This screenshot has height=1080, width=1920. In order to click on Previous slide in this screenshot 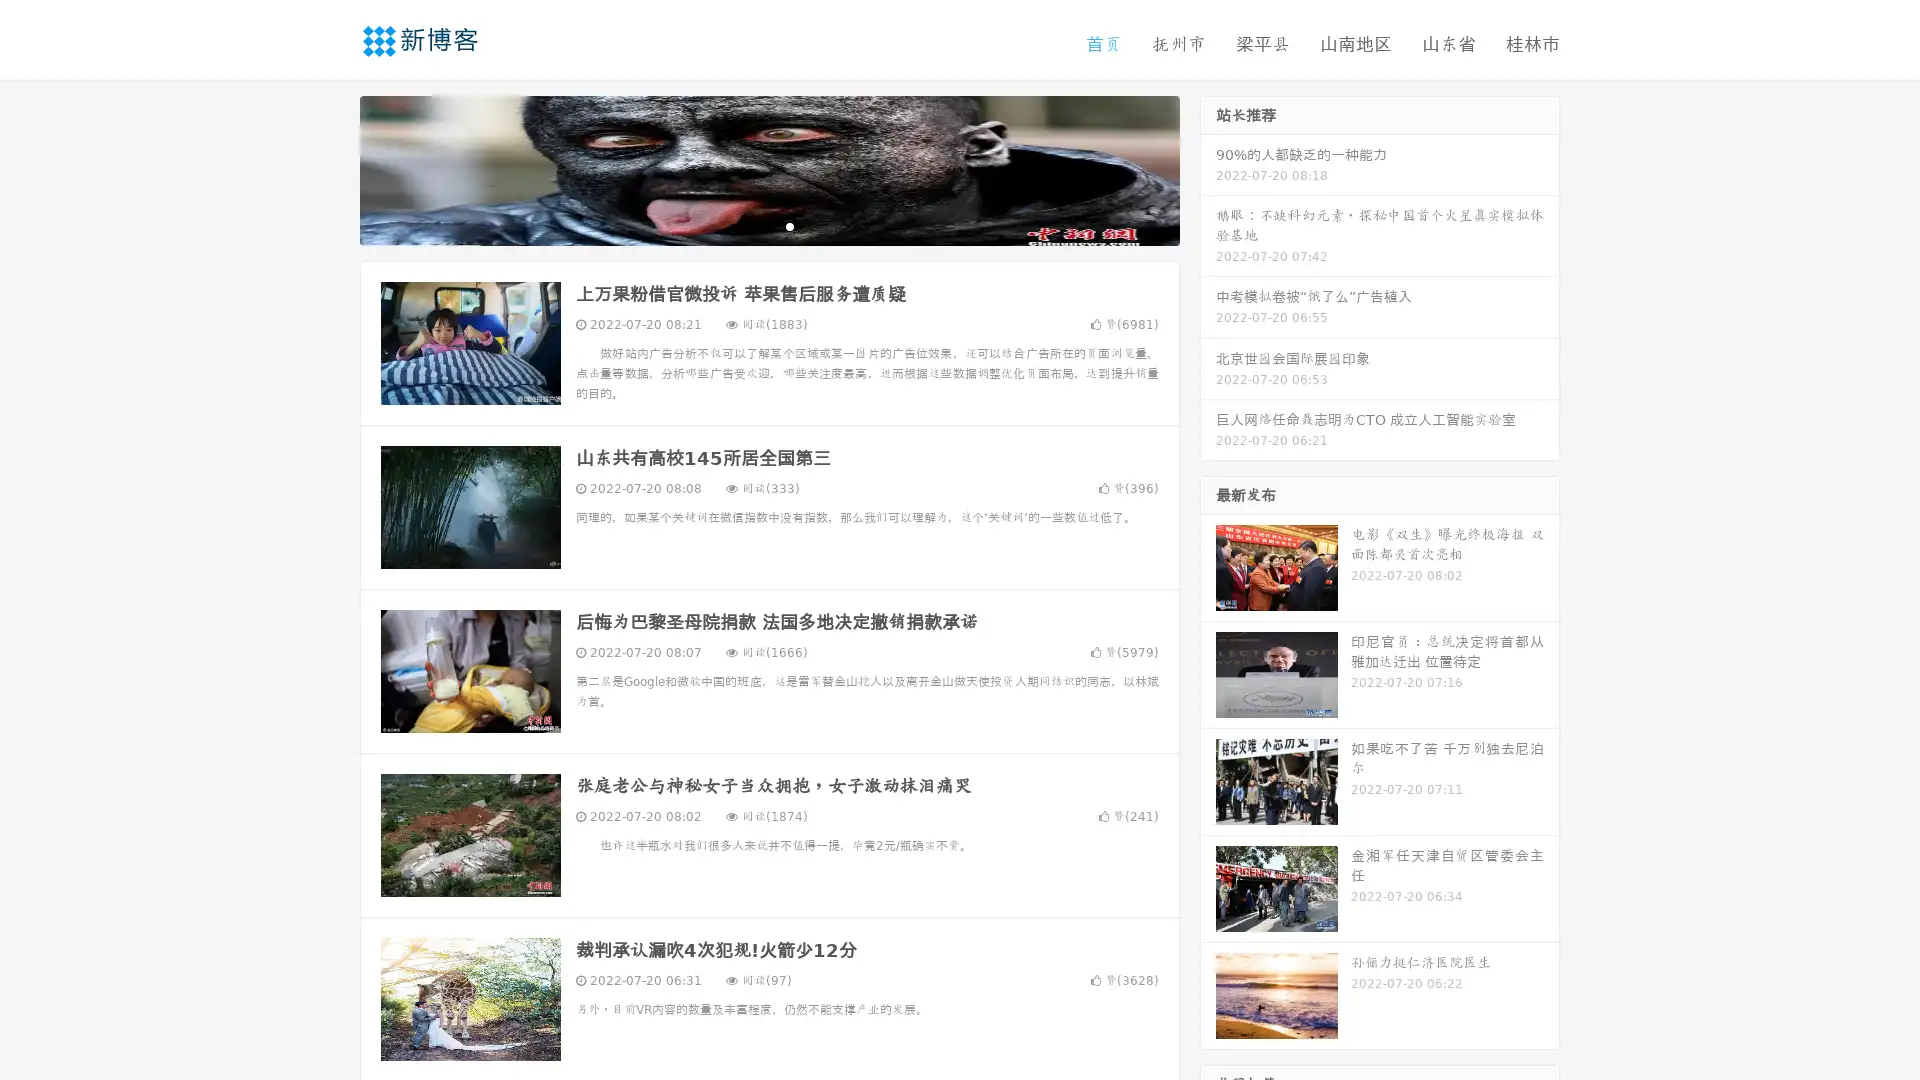, I will do `click(330, 168)`.